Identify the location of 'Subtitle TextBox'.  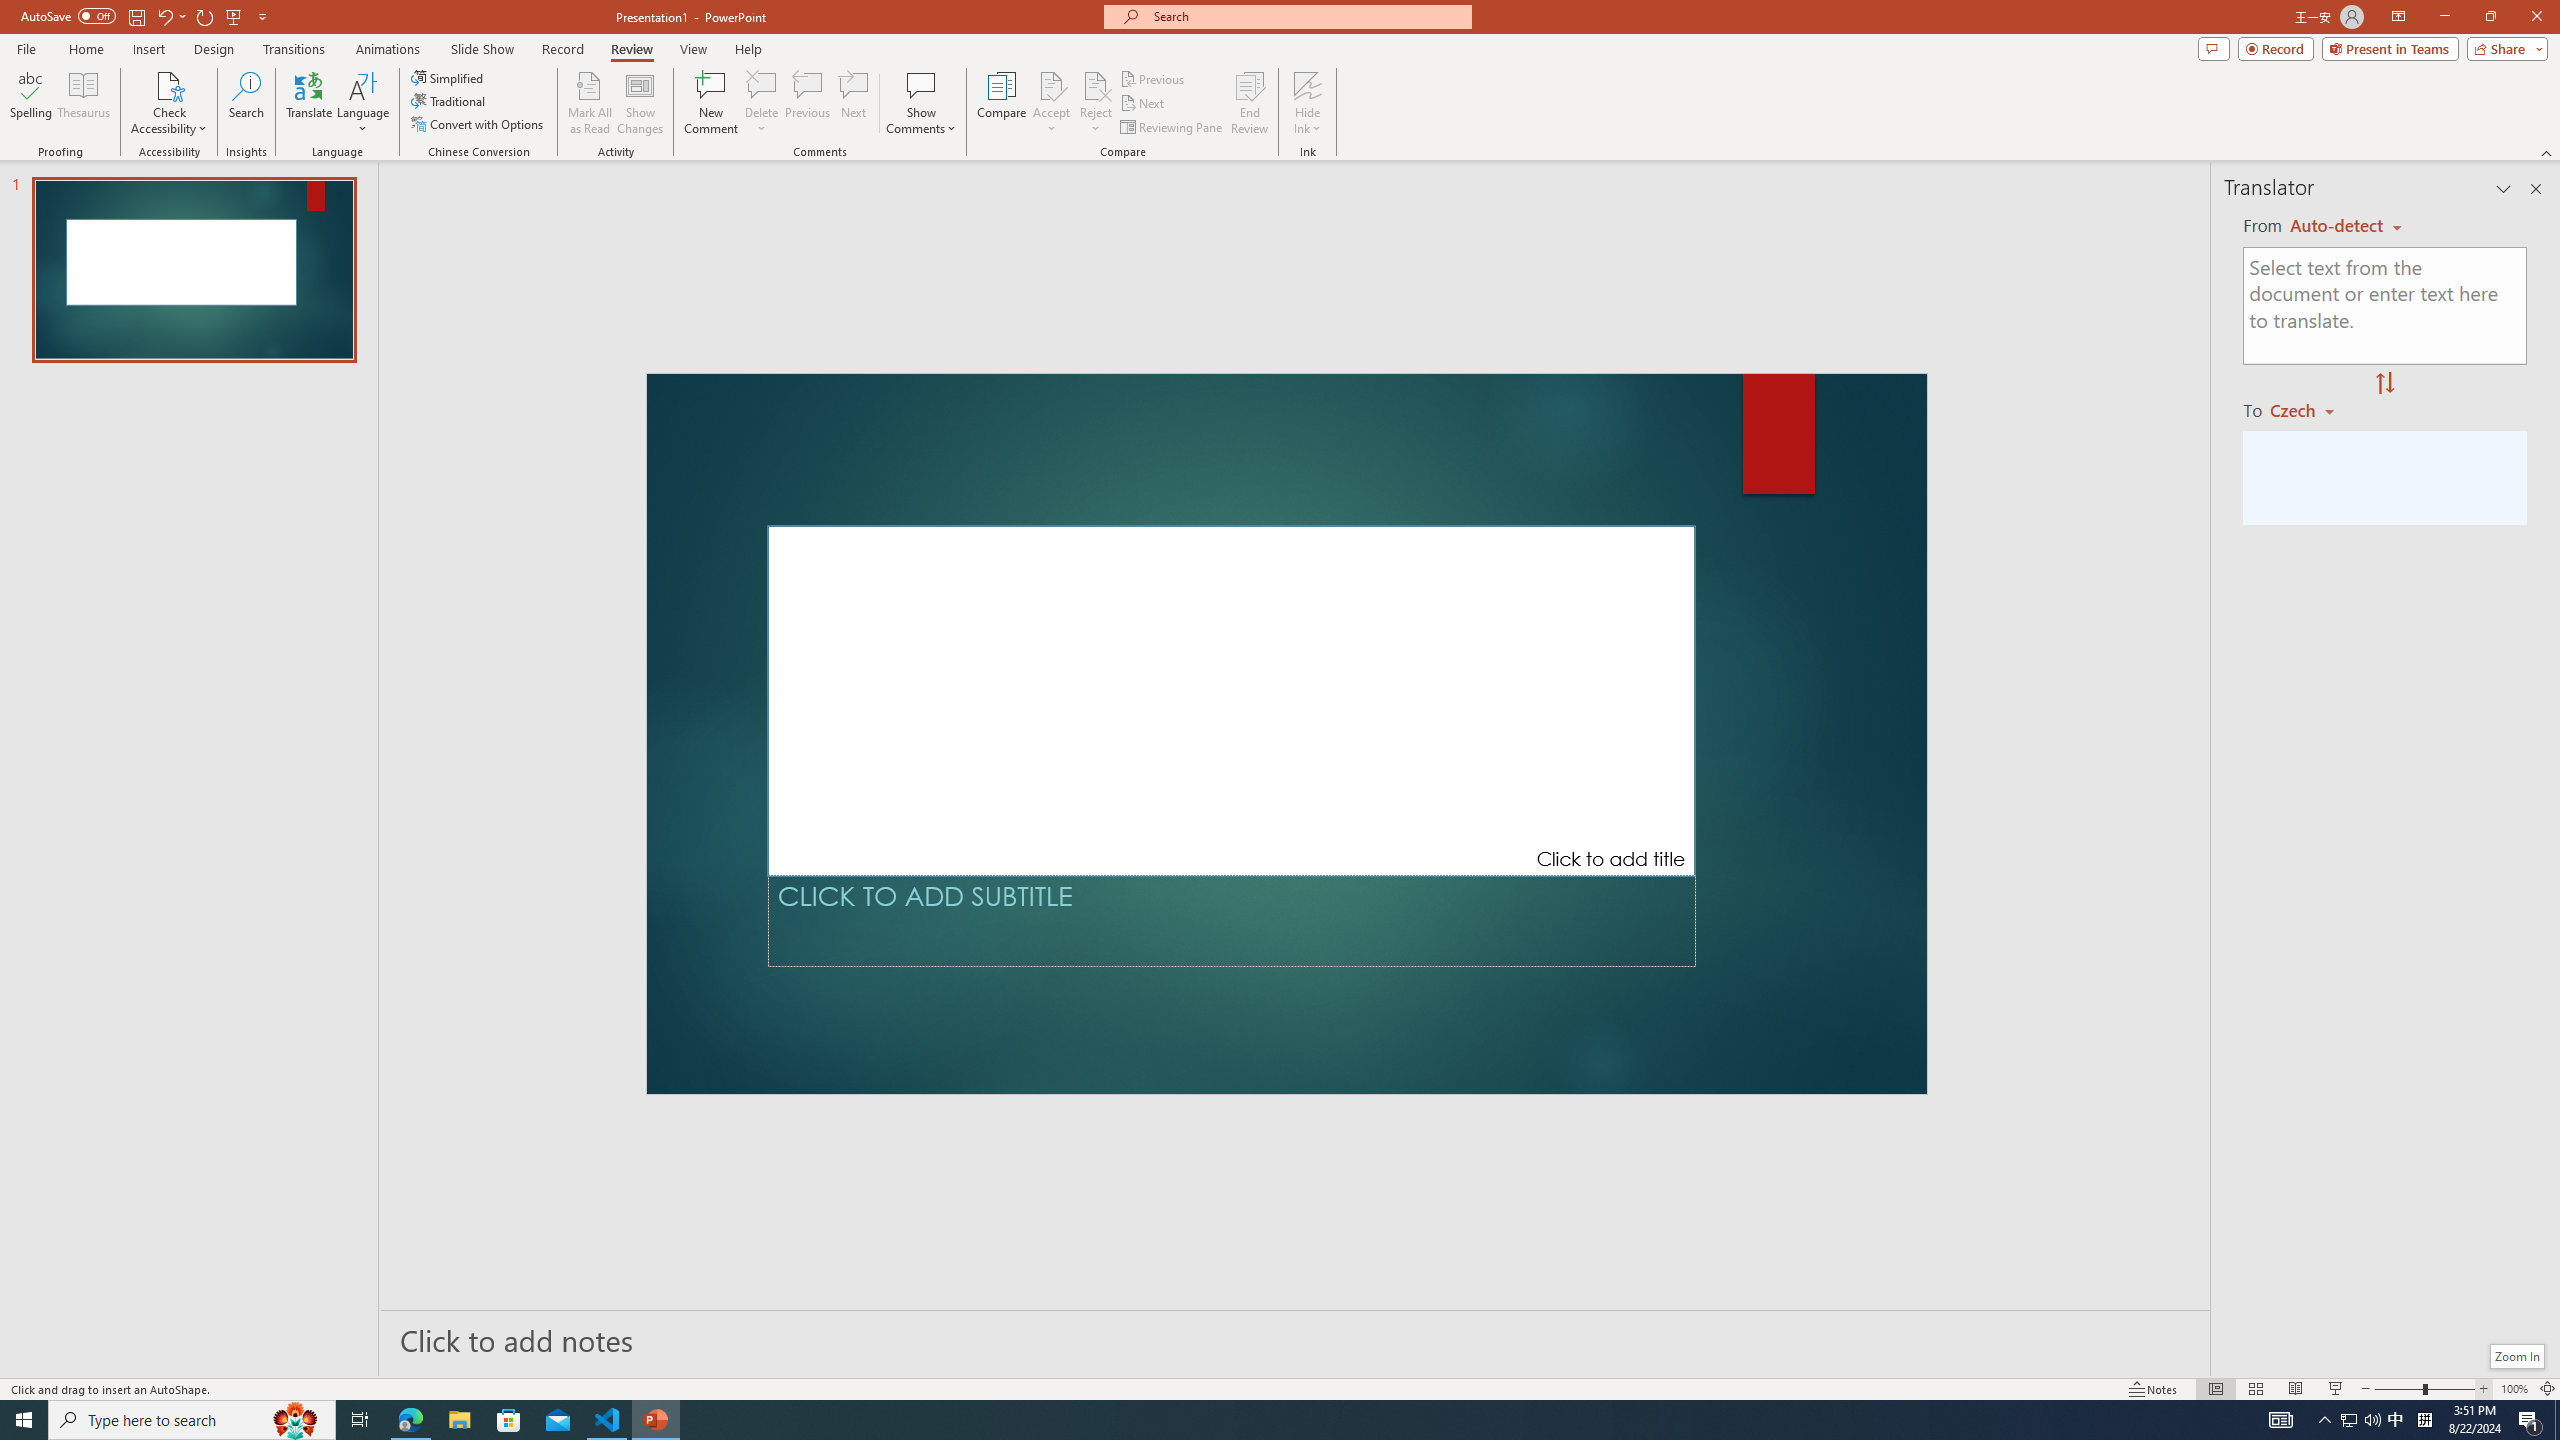
(1231, 920).